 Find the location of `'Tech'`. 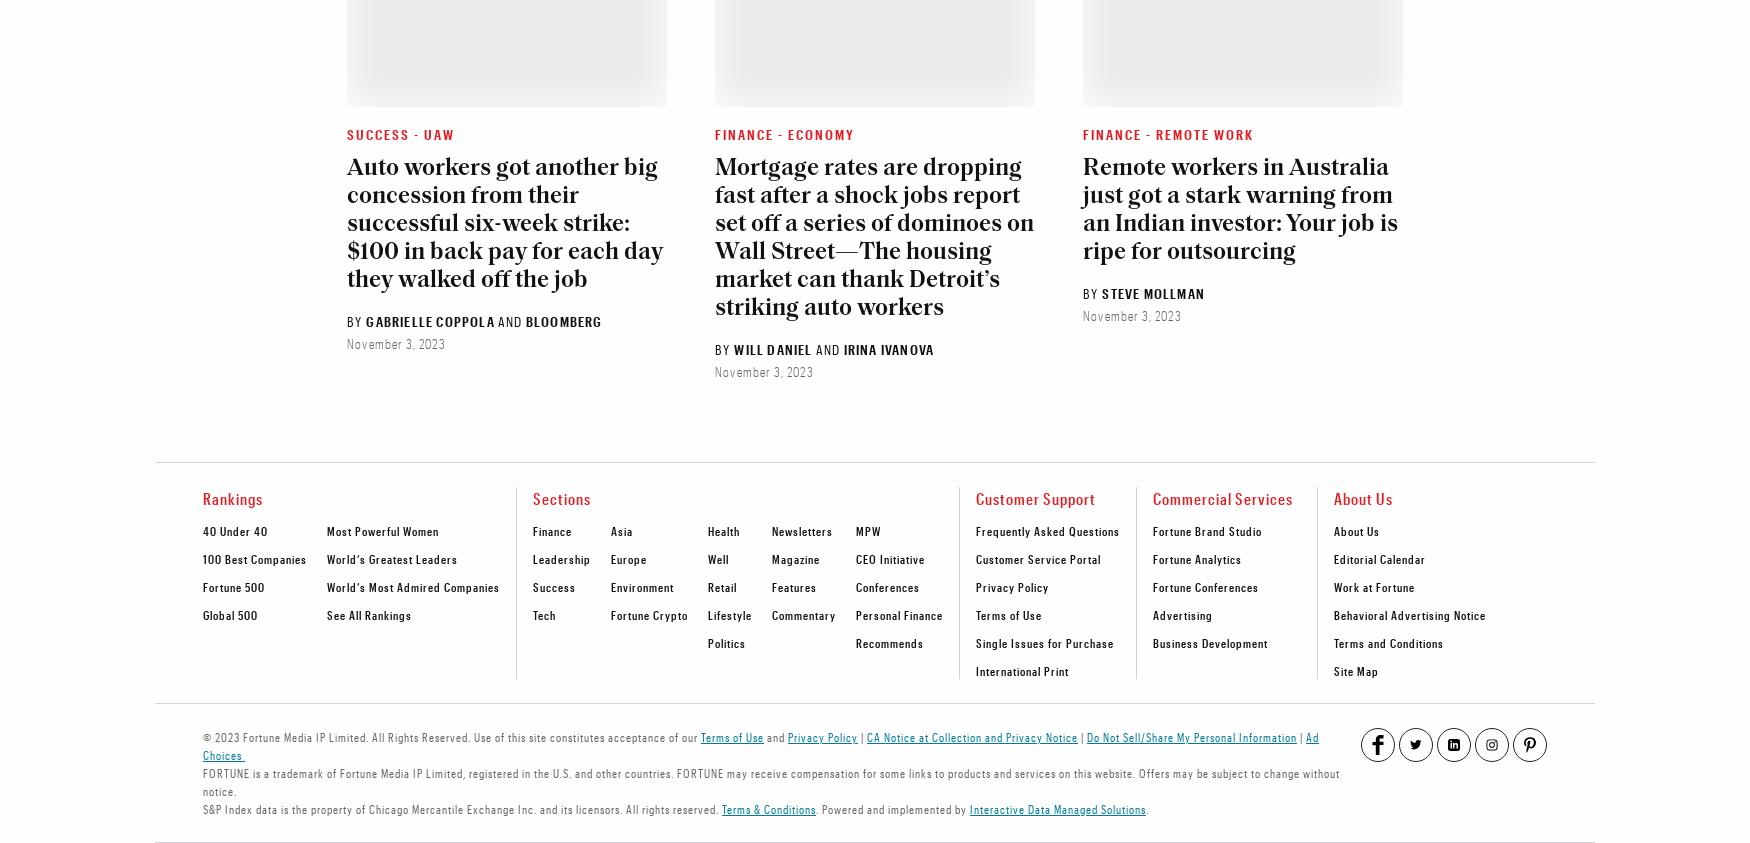

'Tech' is located at coordinates (543, 613).